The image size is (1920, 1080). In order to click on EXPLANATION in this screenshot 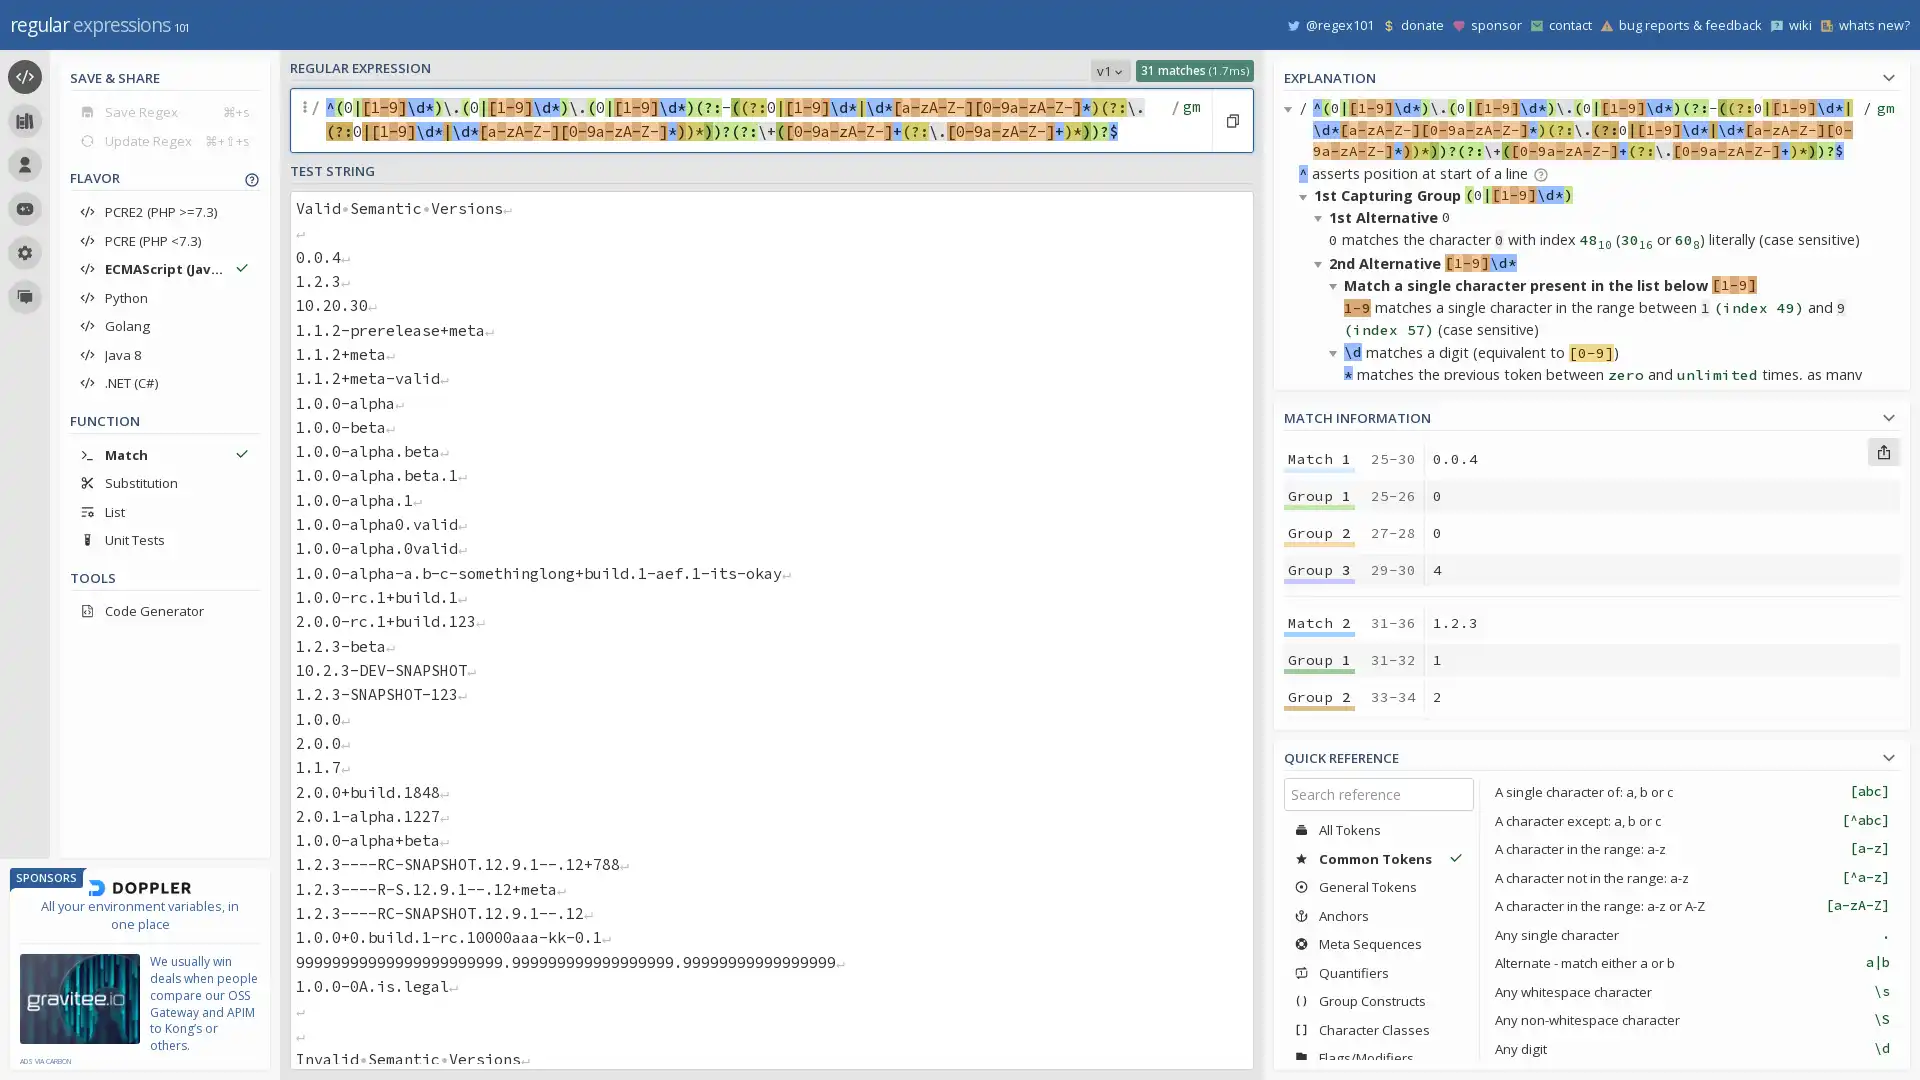, I will do `click(1591, 74)`.